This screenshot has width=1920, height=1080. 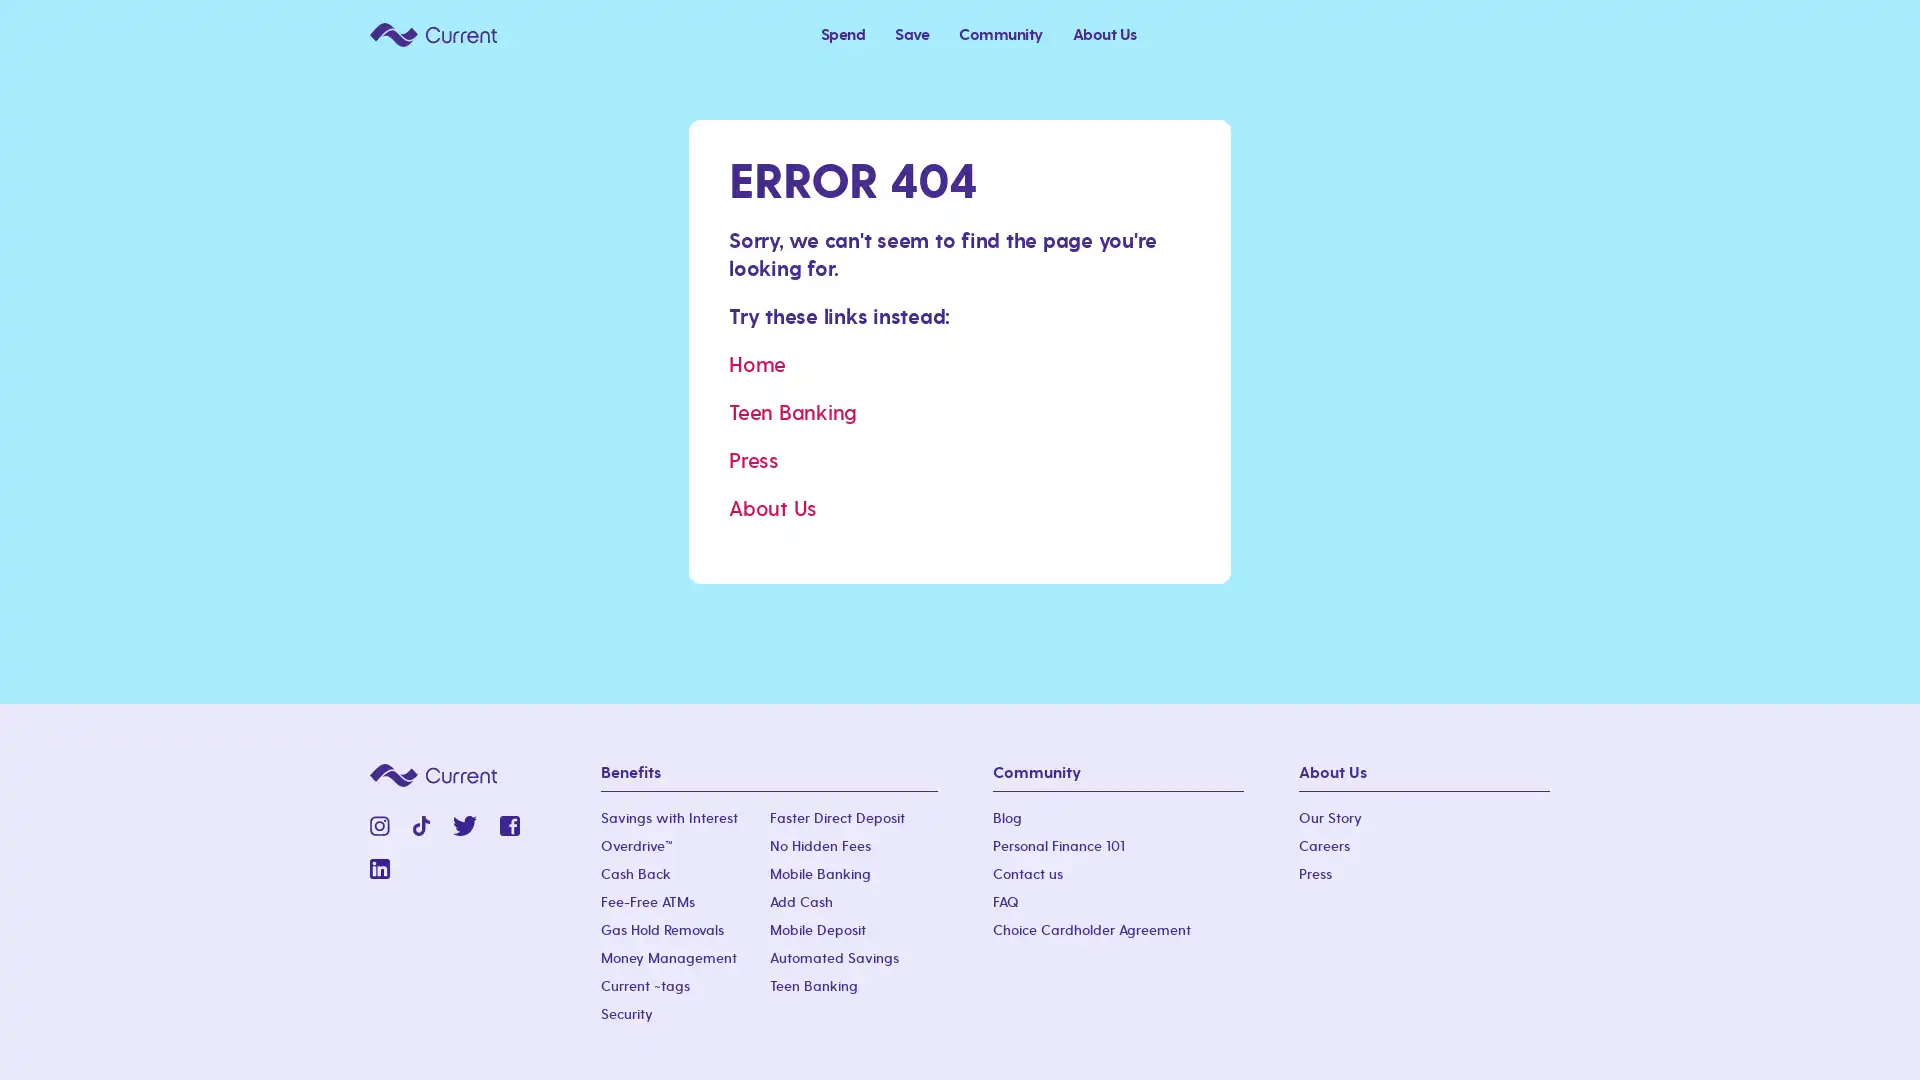 I want to click on Careers, so click(x=1324, y=847).